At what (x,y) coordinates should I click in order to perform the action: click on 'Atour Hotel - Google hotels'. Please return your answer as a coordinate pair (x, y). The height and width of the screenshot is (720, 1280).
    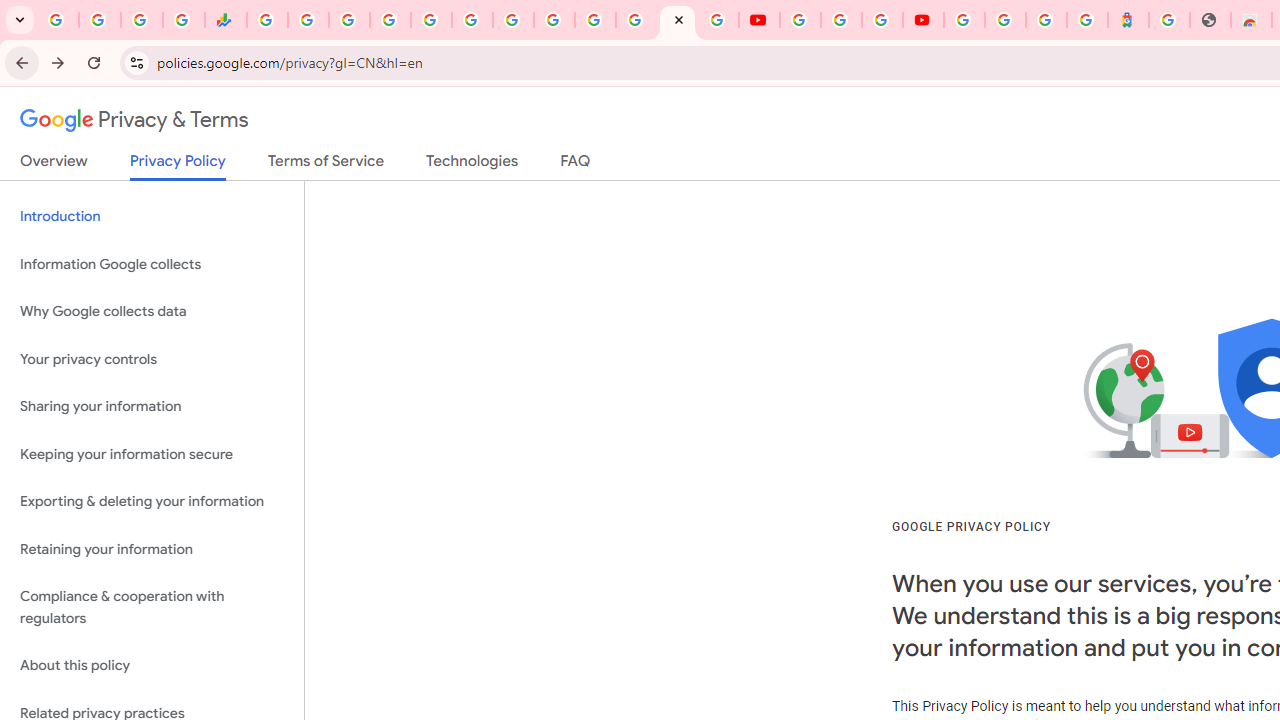
    Looking at the image, I should click on (1128, 20).